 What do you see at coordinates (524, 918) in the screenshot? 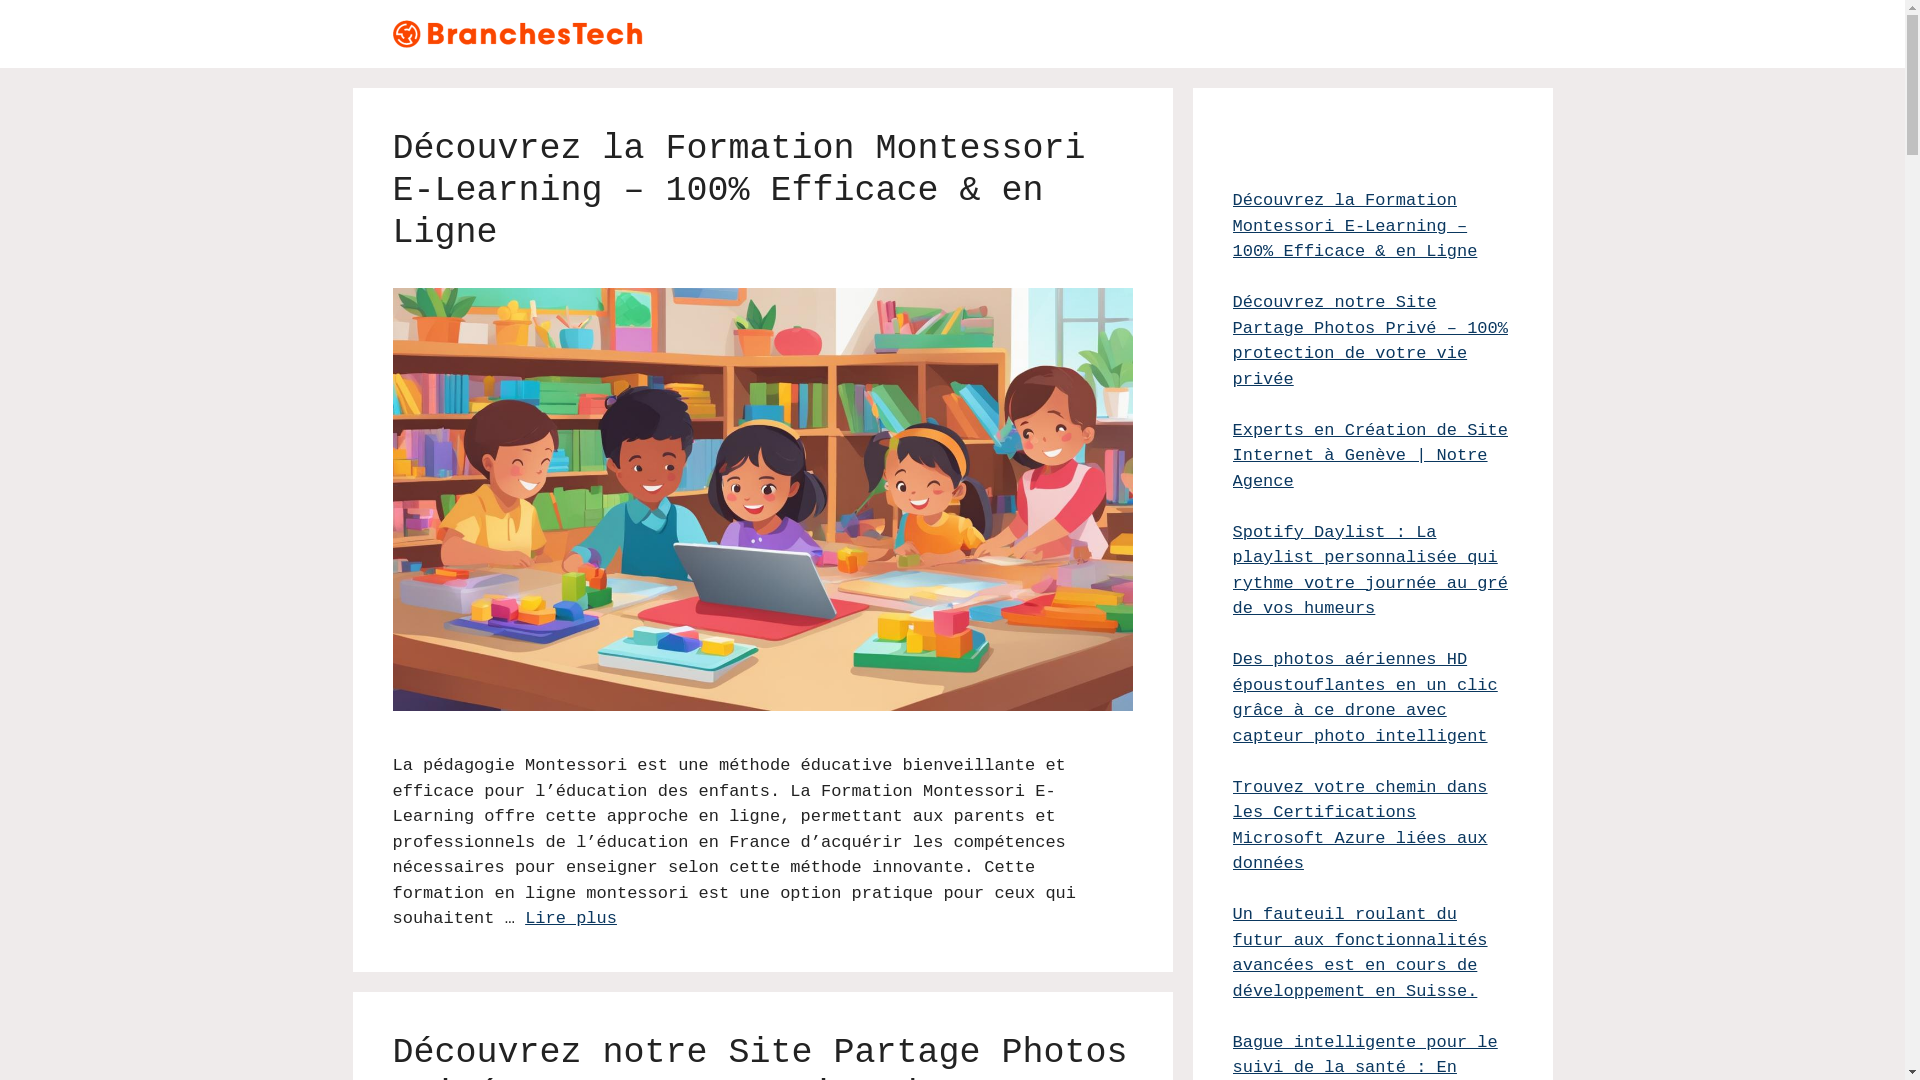
I see `'Lire plus'` at bounding box center [524, 918].